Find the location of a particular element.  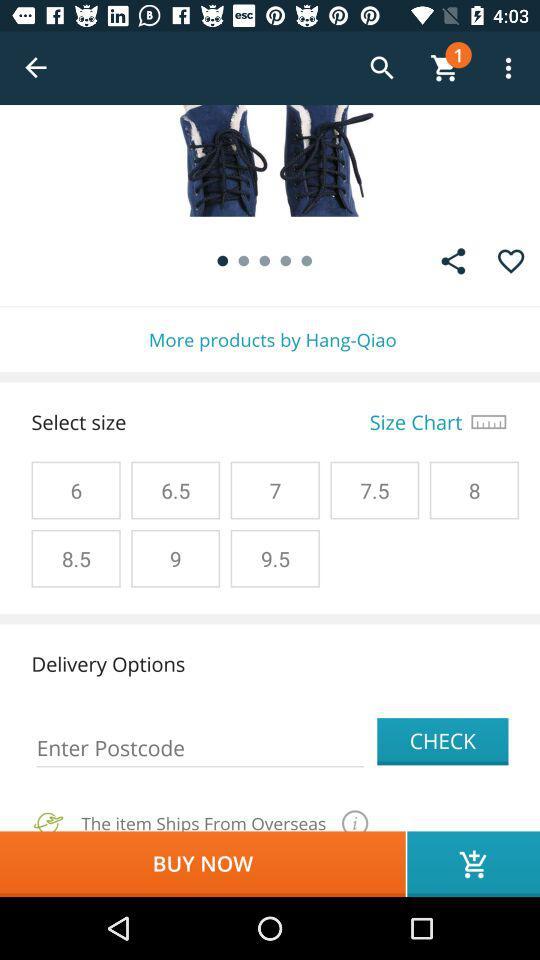

like option is located at coordinates (511, 260).